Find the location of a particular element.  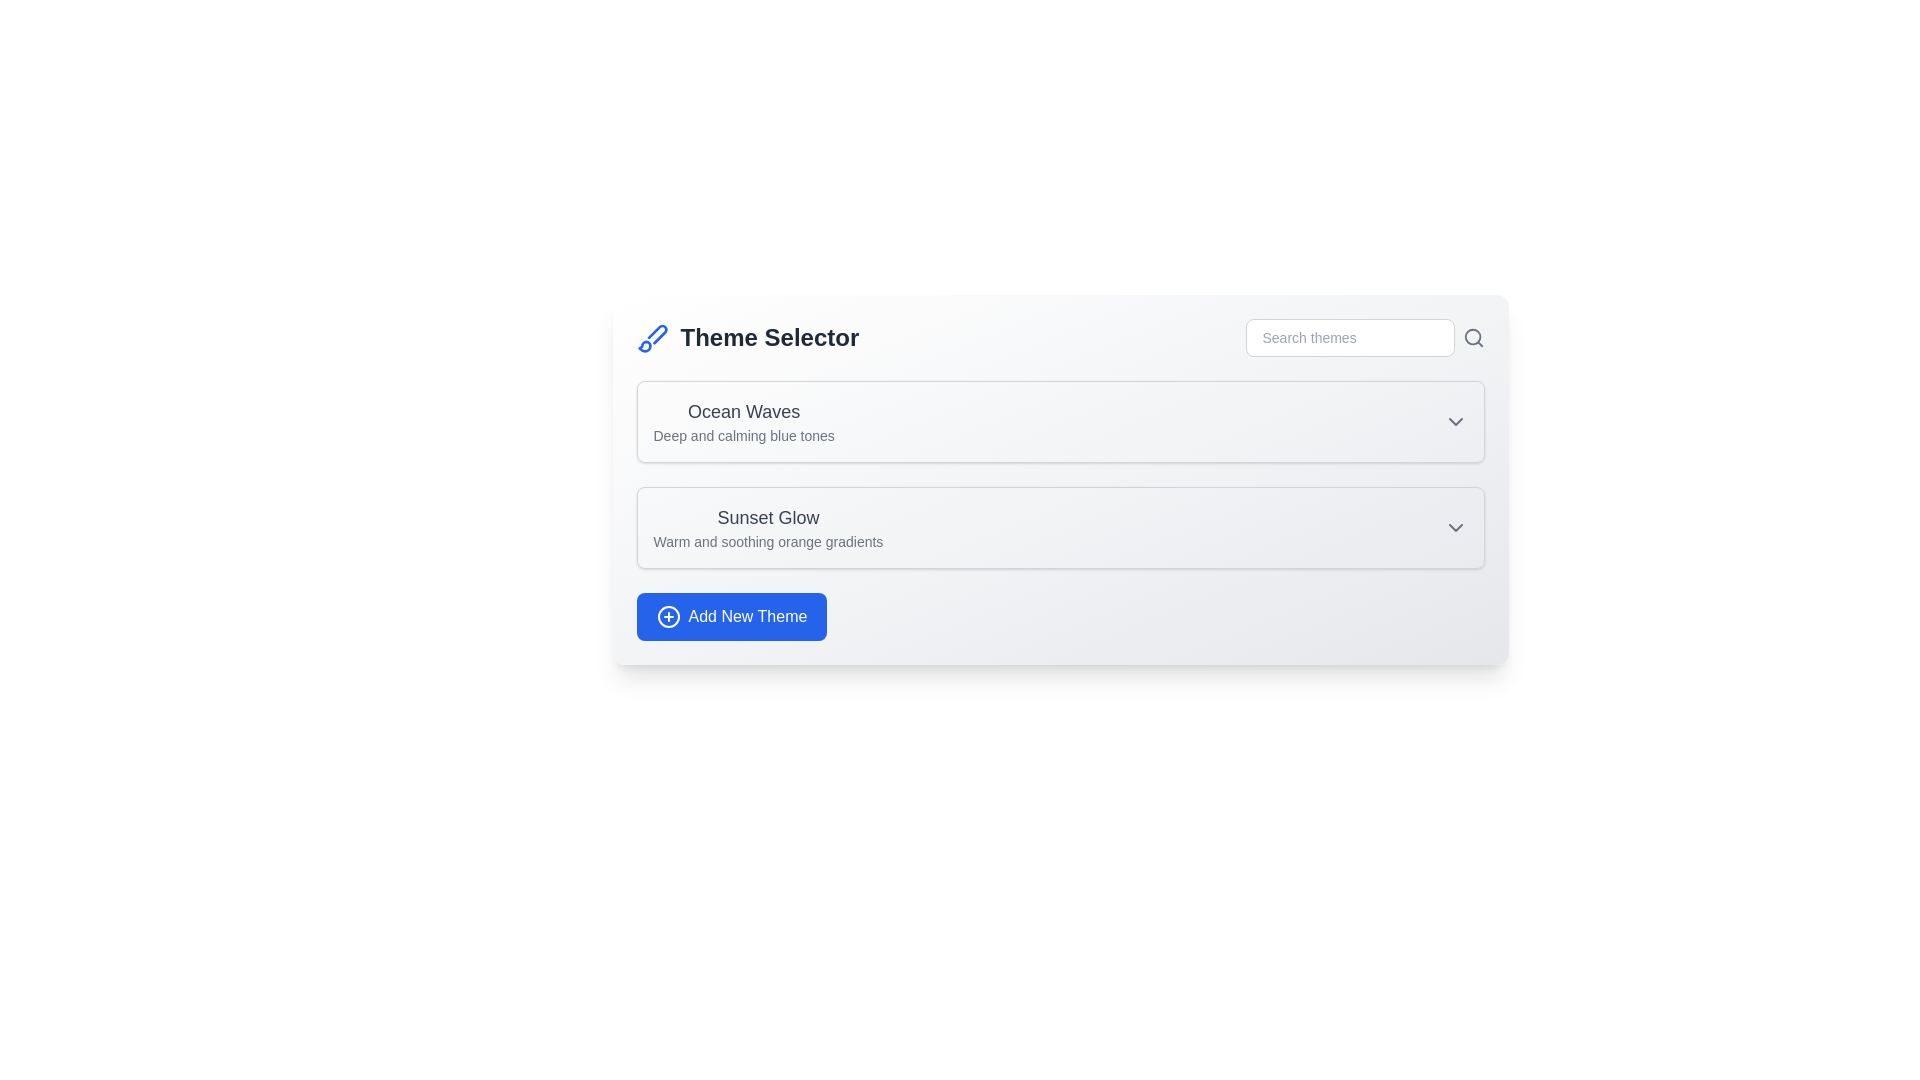

the SVG Circle element, which is part of a circular icon located in the bottom right section of the UI, adjacent to the 'Add New Theme' button is located at coordinates (668, 616).